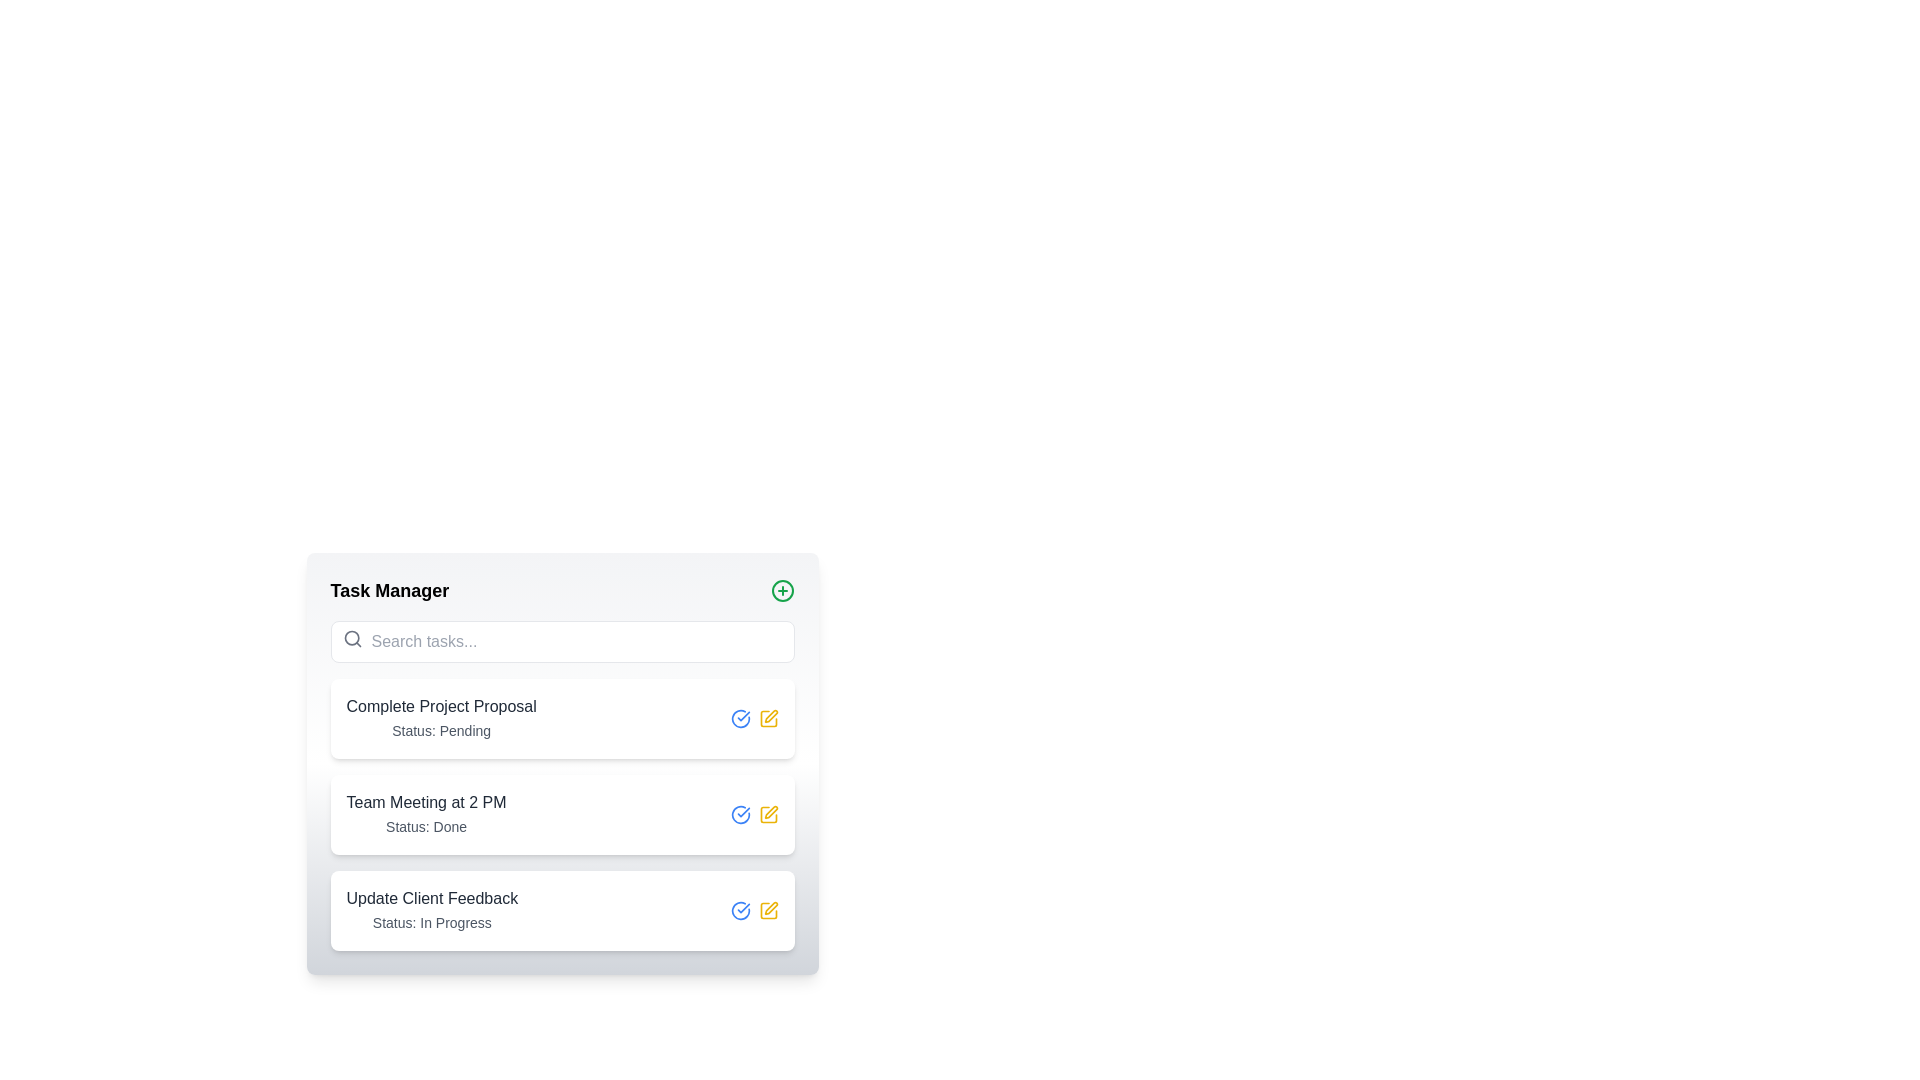  What do you see at coordinates (425, 826) in the screenshot?
I see `text label displaying 'Status: Done', which is styled in a smaller, gray-colored font and positioned below the heading 'Team Meeting at 2 PM.'` at bounding box center [425, 826].